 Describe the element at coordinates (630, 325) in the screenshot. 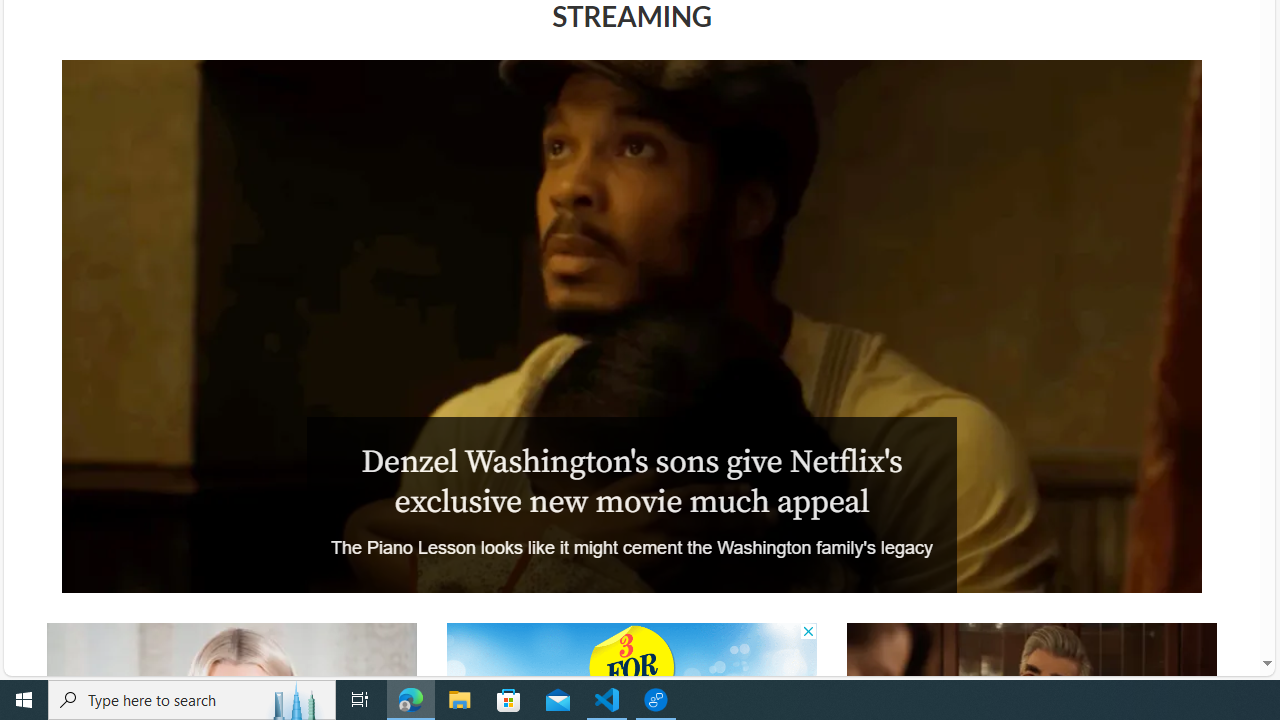

I see `'The Piano Lesson'` at that location.